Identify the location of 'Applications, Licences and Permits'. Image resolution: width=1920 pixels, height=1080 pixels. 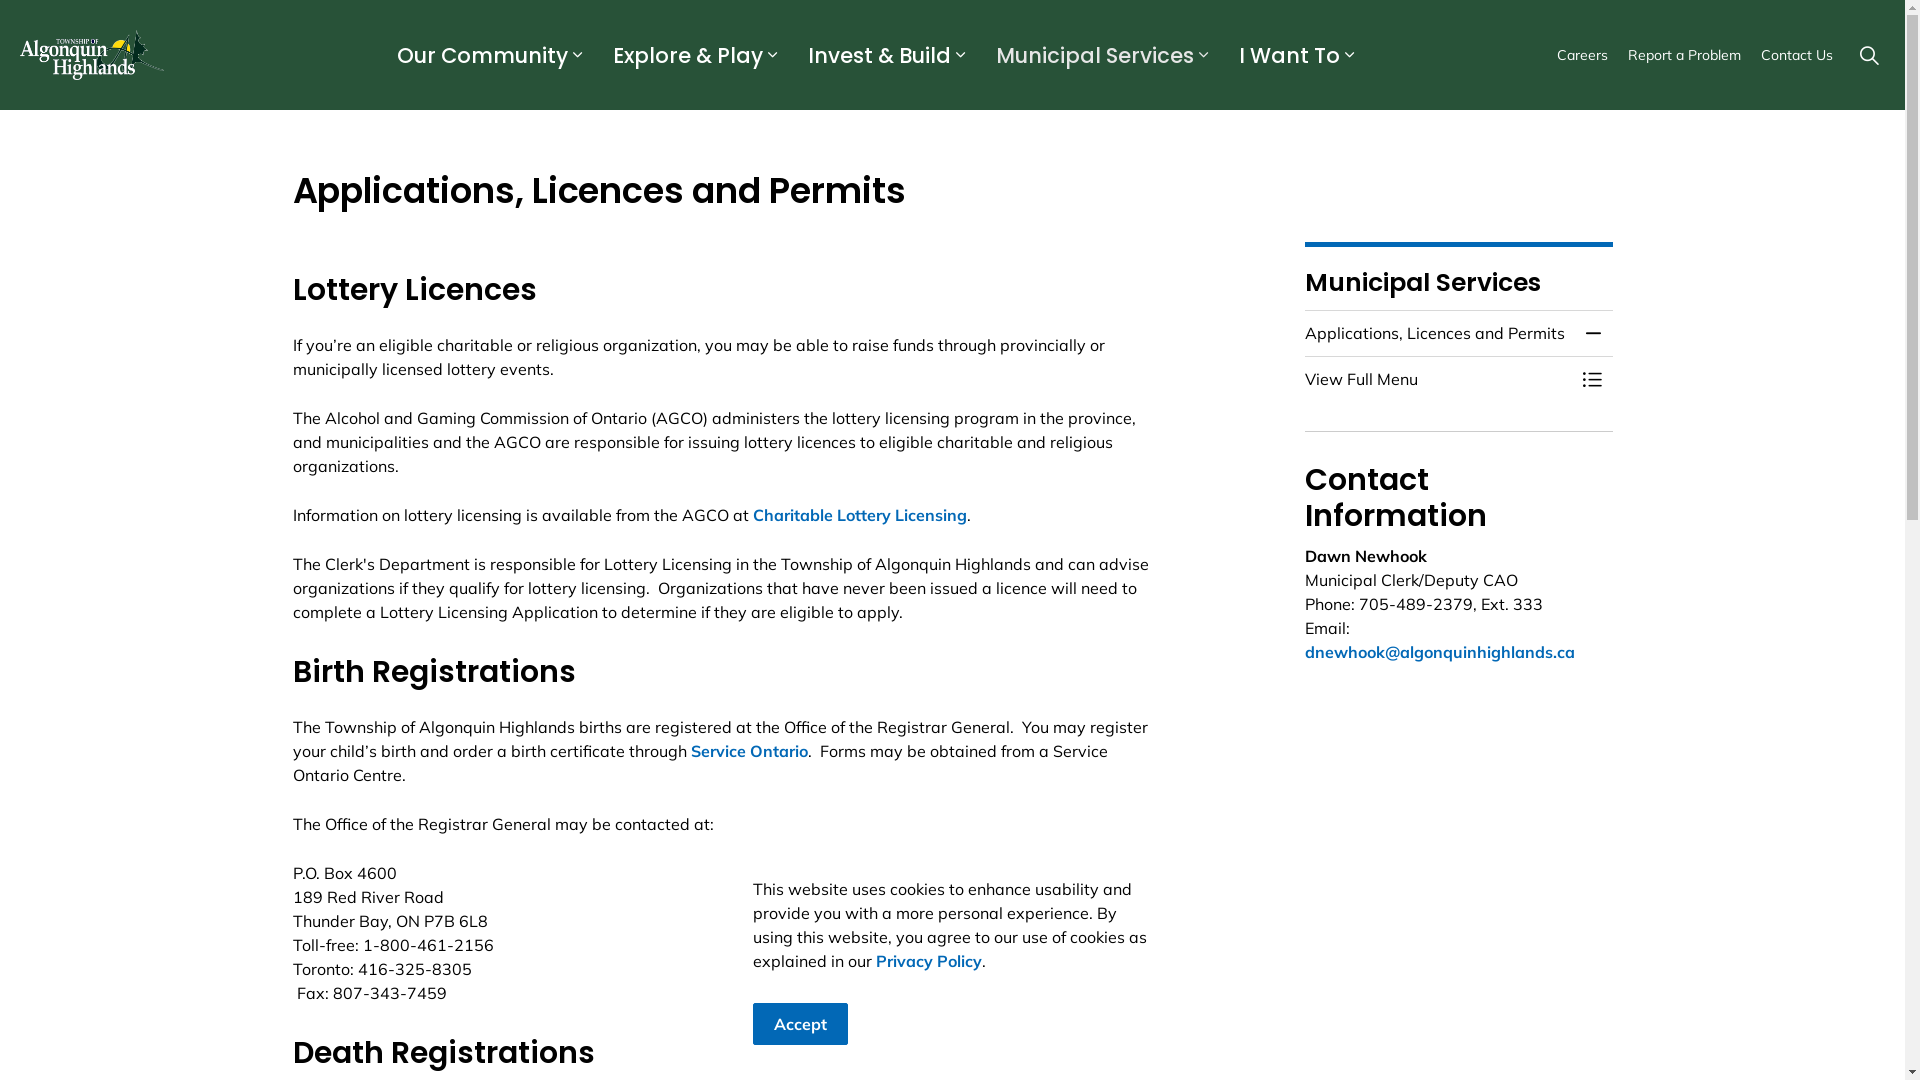
(1438, 331).